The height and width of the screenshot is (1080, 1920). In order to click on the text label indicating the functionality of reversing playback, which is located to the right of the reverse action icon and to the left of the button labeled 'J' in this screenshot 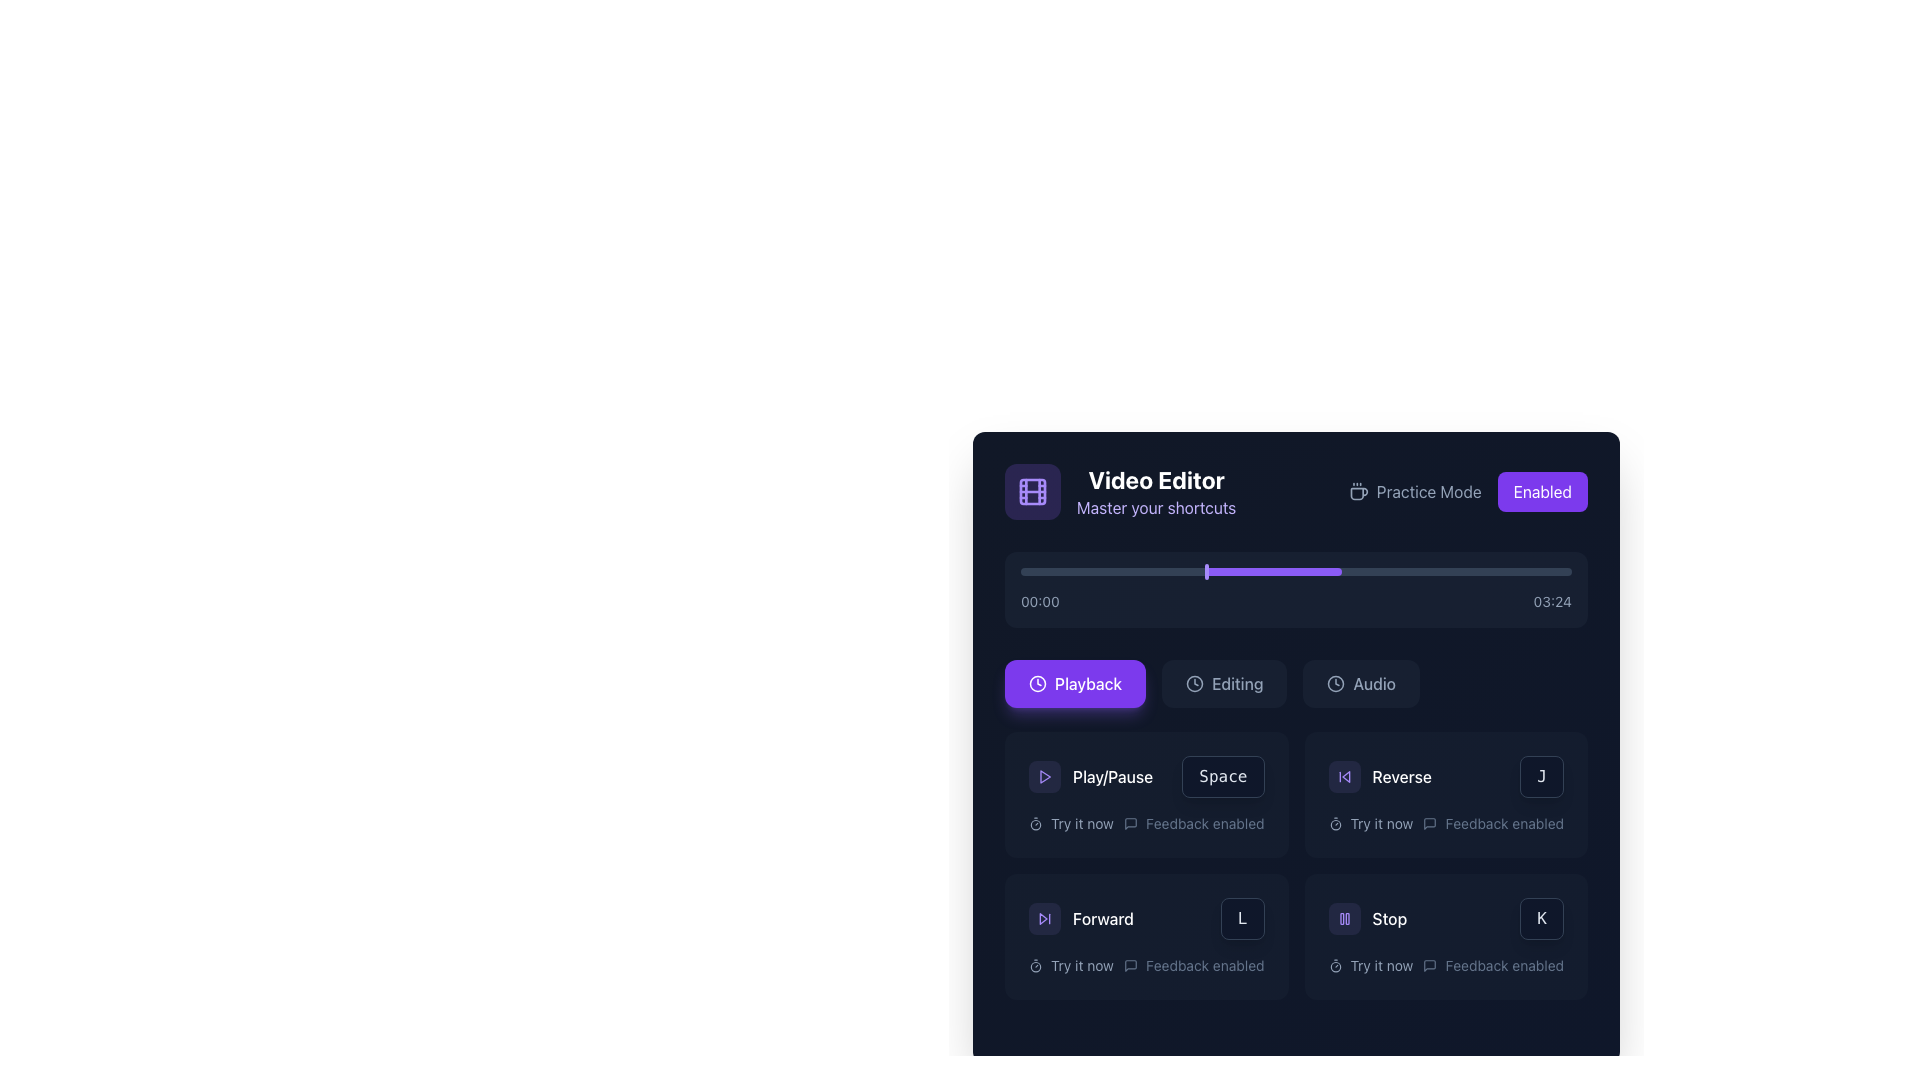, I will do `click(1401, 775)`.